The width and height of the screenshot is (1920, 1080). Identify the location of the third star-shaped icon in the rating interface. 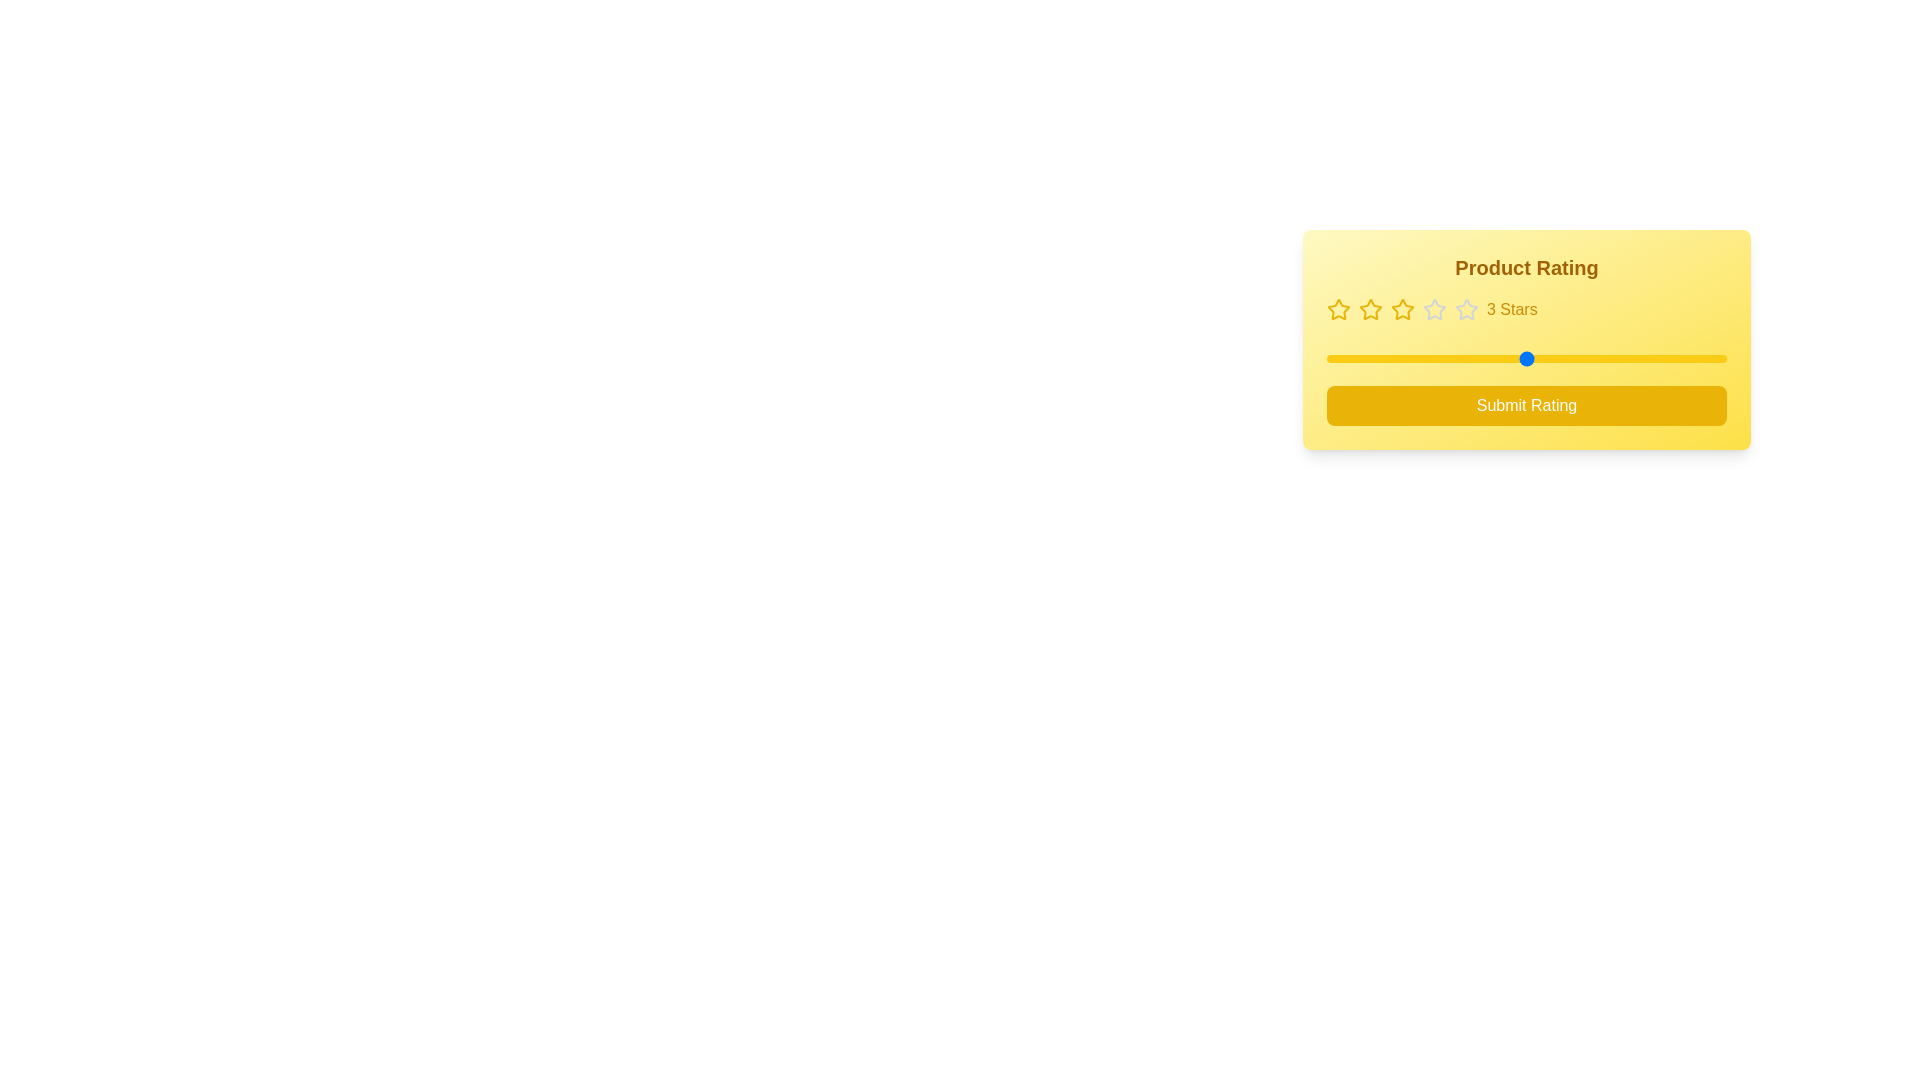
(1467, 309).